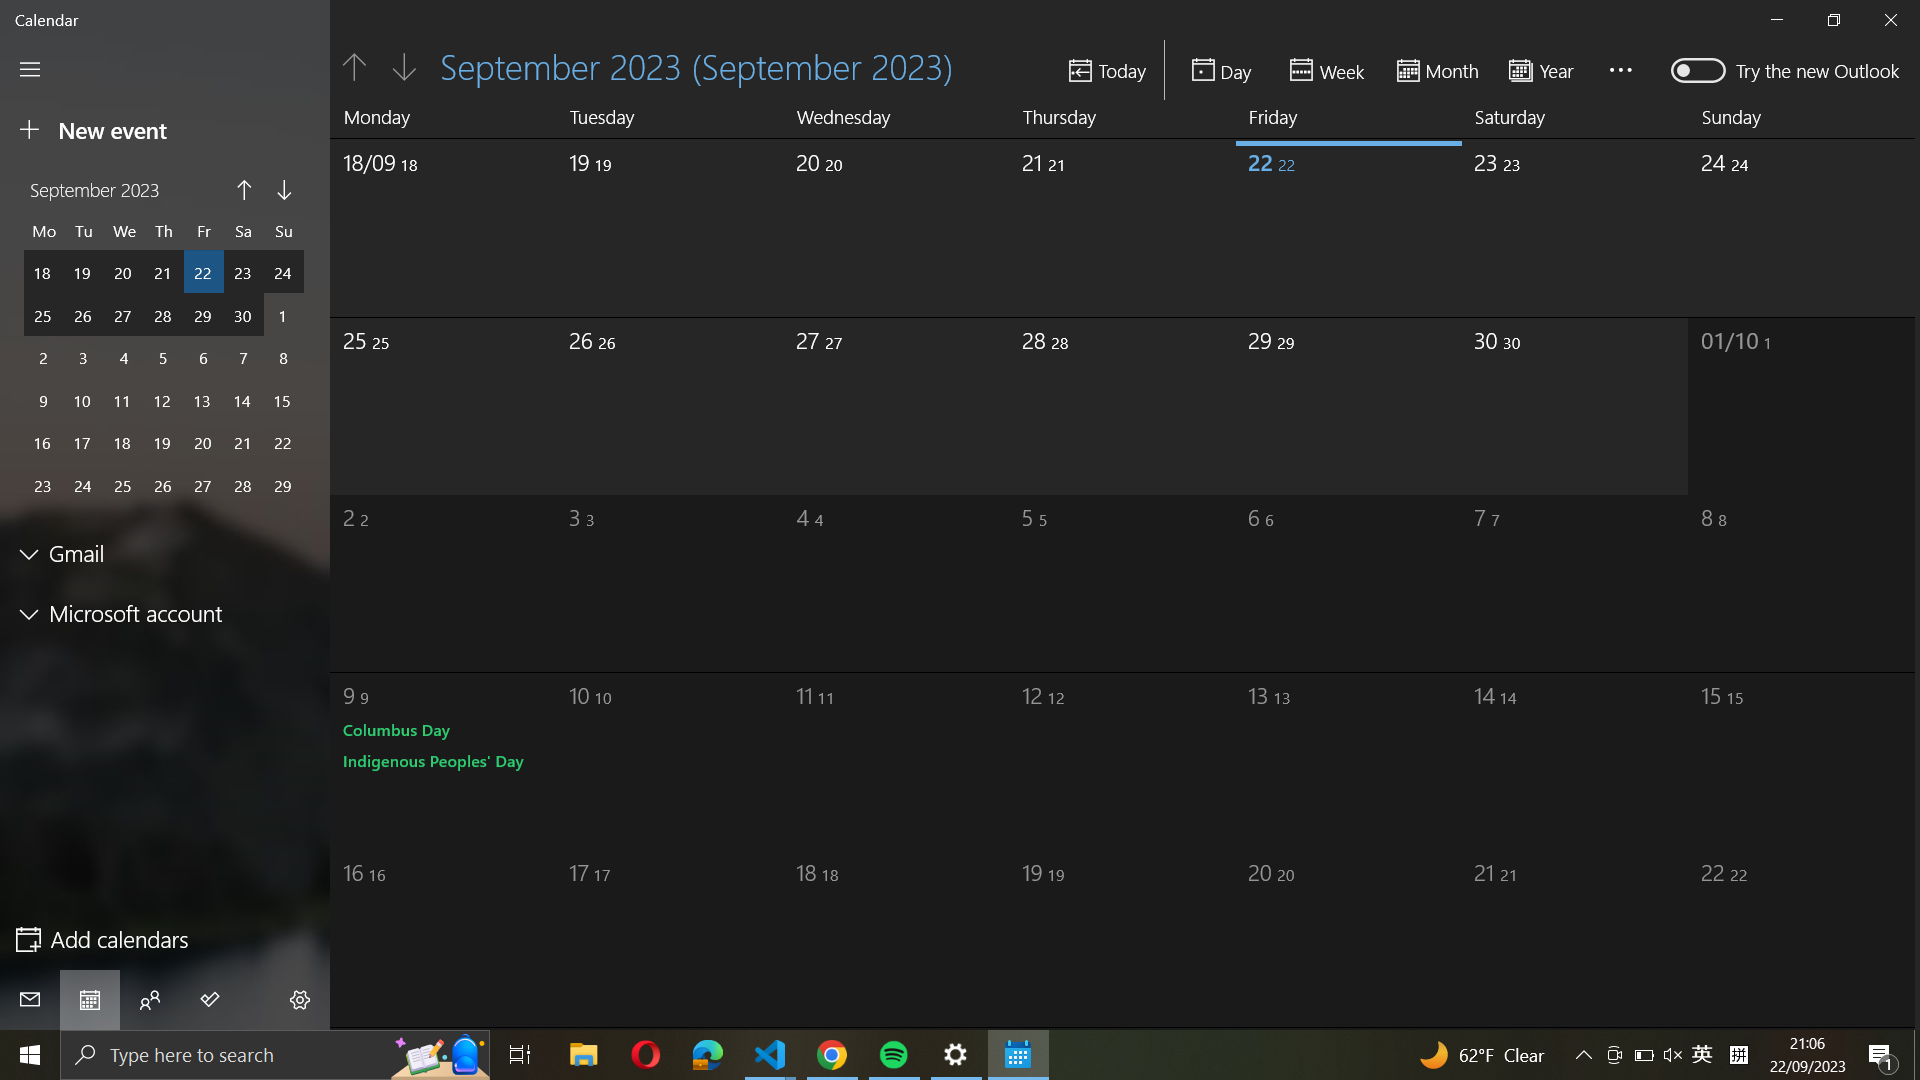 This screenshot has width=1920, height=1080. Describe the element at coordinates (1329, 68) in the screenshot. I see `Change the view to week` at that location.